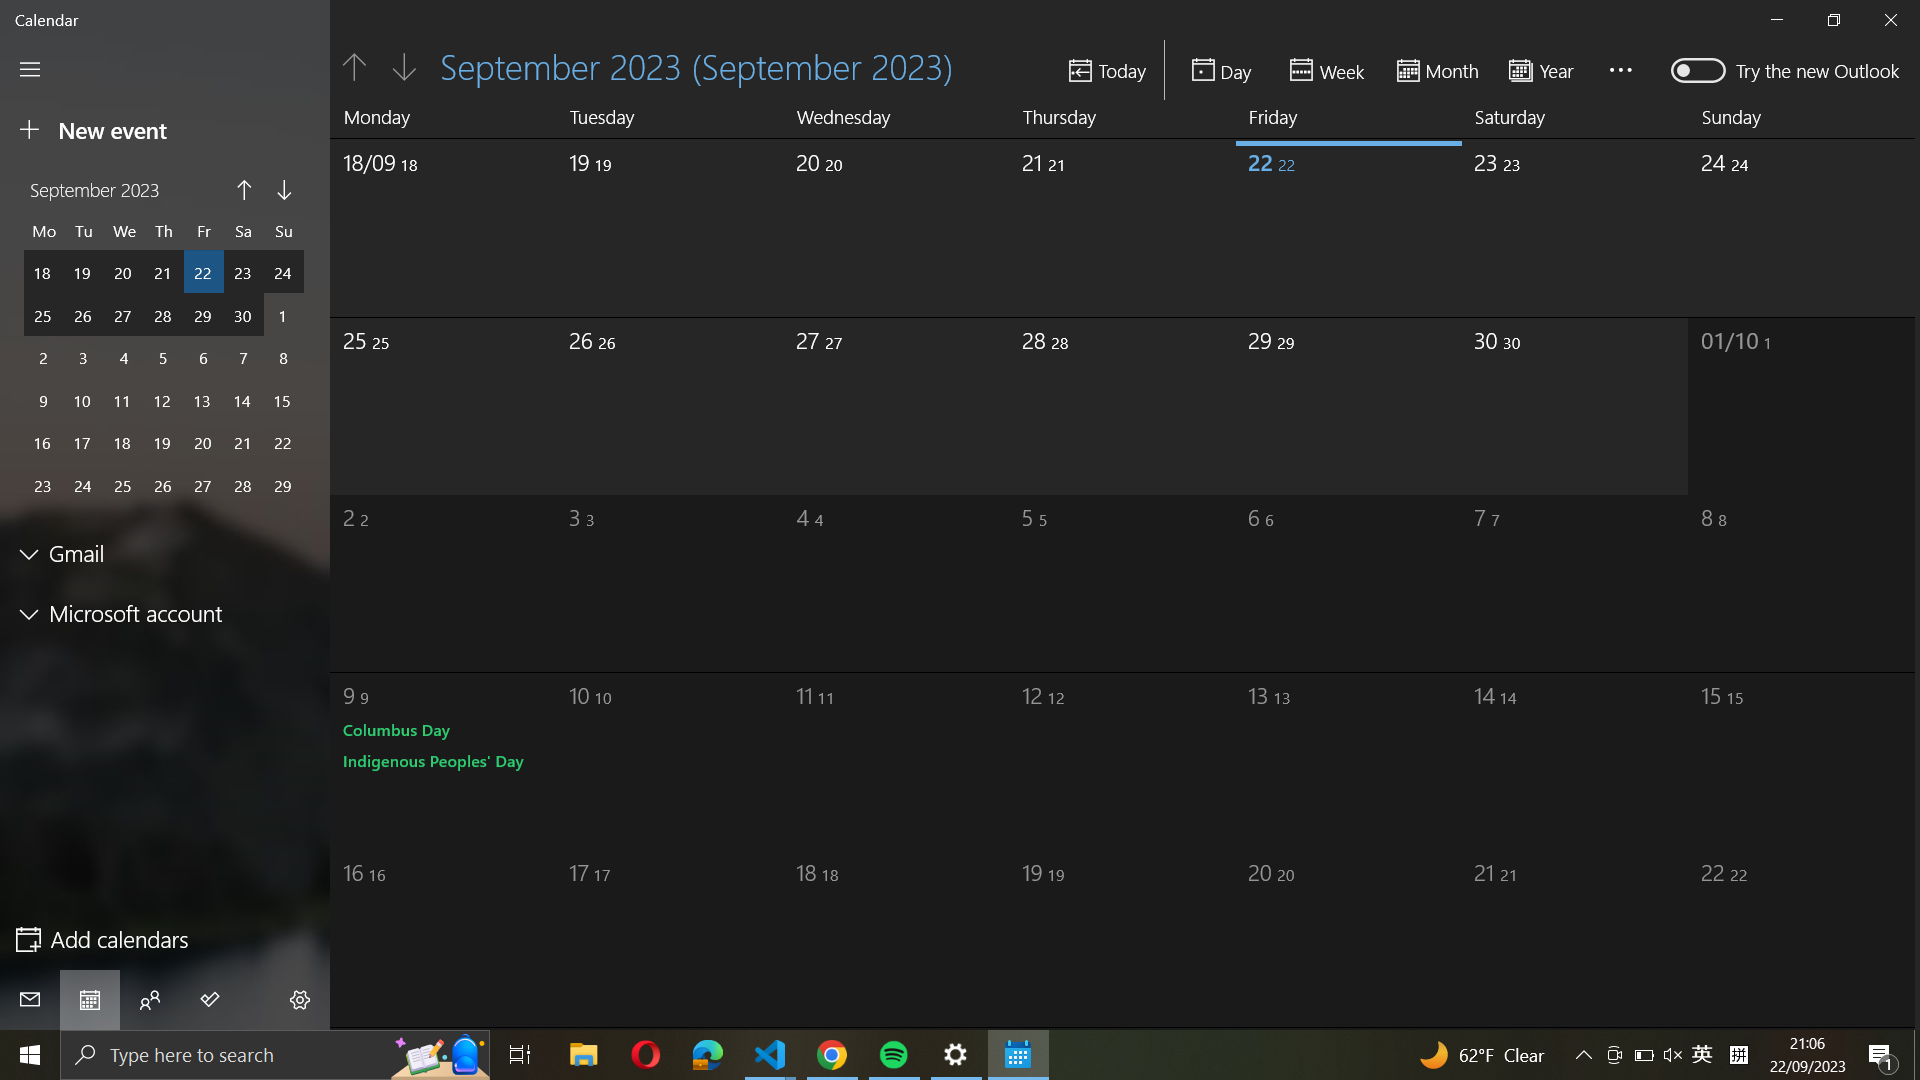 This screenshot has width=1920, height=1080. Describe the element at coordinates (1329, 68) in the screenshot. I see `Change the view to week` at that location.